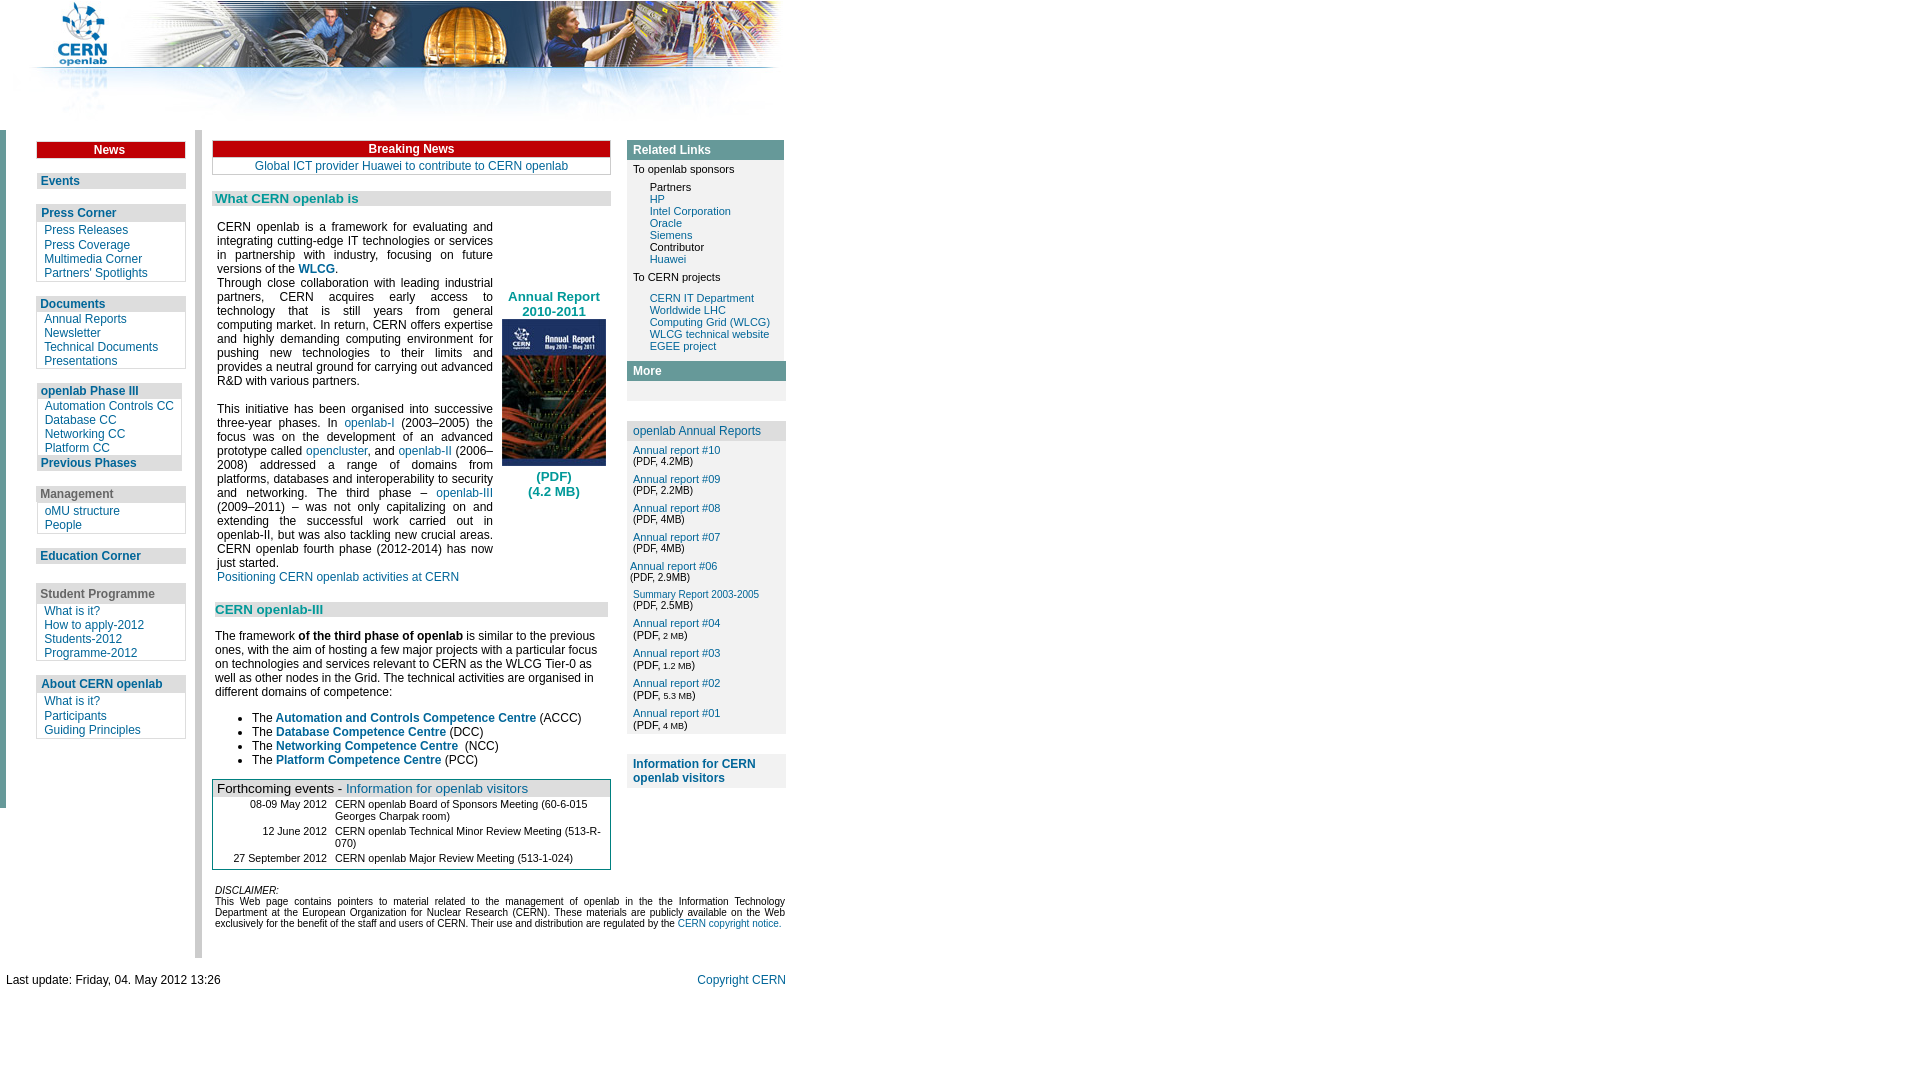 The image size is (1920, 1080). Describe the element at coordinates (369, 422) in the screenshot. I see `'openlab-I'` at that location.